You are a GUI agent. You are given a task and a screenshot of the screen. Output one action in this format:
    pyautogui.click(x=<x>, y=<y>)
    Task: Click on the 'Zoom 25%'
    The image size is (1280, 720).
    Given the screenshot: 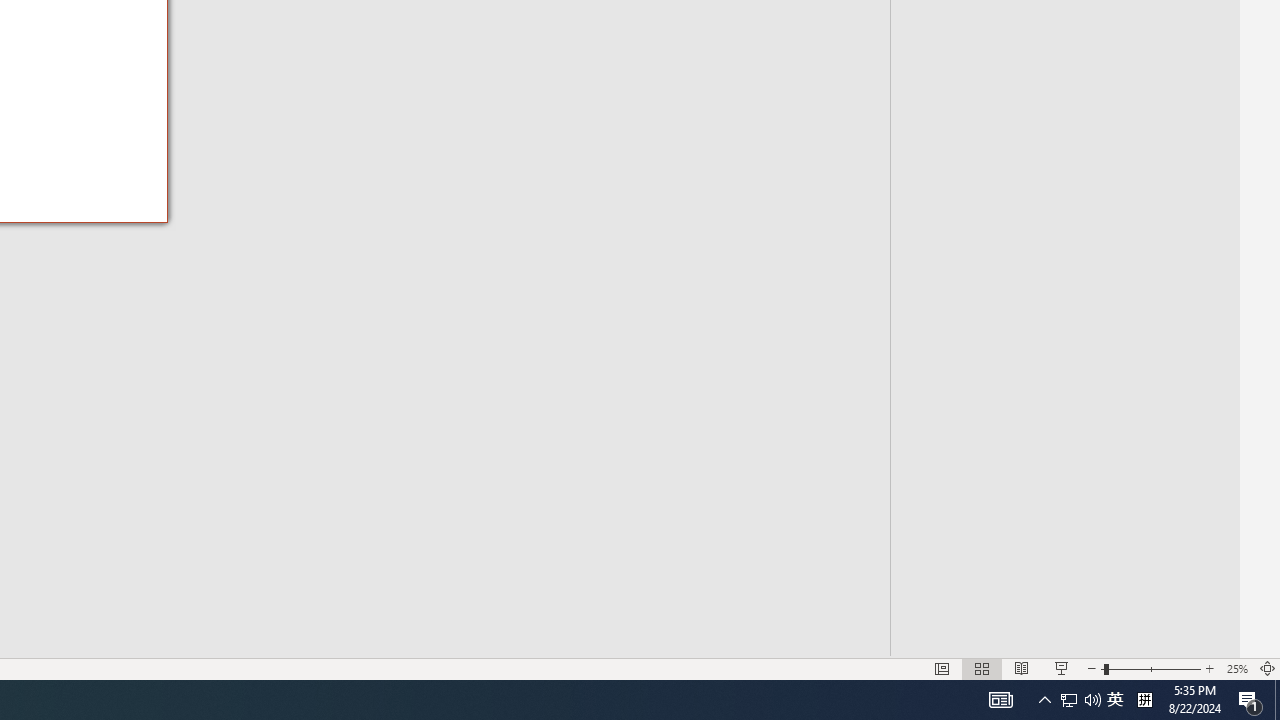 What is the action you would take?
    pyautogui.click(x=1236, y=669)
    